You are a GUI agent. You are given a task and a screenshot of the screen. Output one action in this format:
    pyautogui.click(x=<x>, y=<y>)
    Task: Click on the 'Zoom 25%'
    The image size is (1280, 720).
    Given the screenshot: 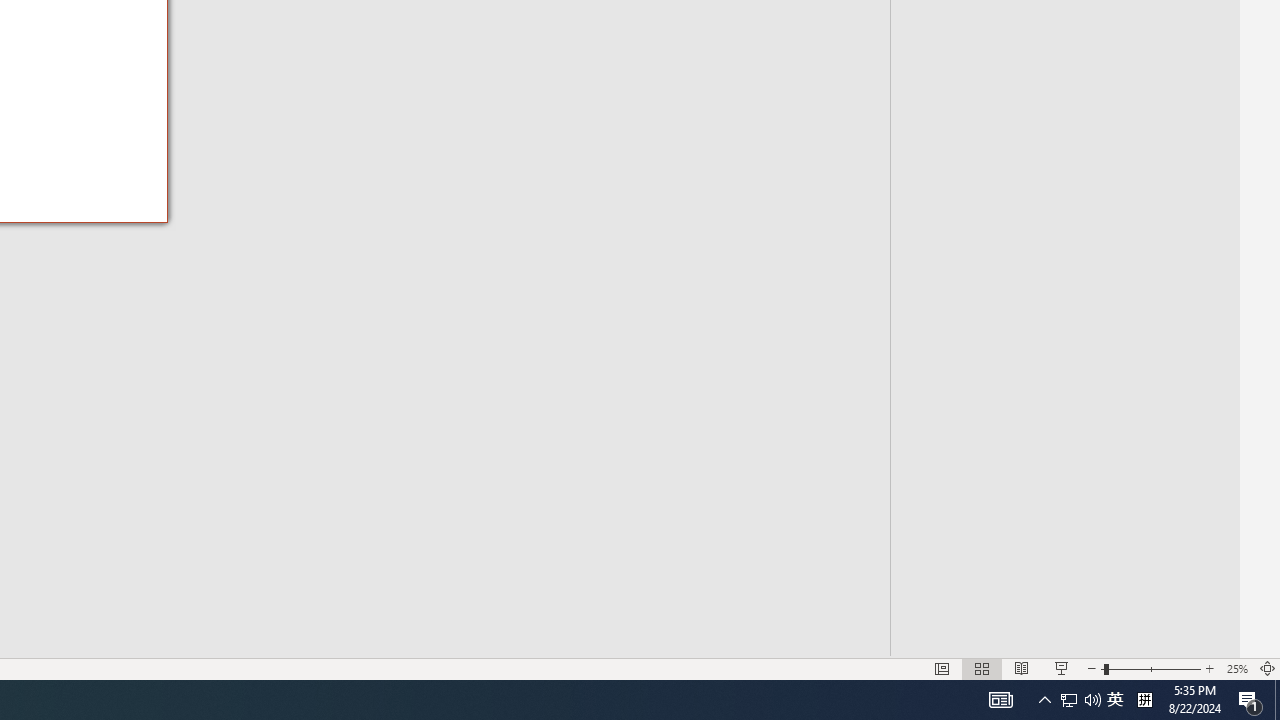 What is the action you would take?
    pyautogui.click(x=1236, y=669)
    